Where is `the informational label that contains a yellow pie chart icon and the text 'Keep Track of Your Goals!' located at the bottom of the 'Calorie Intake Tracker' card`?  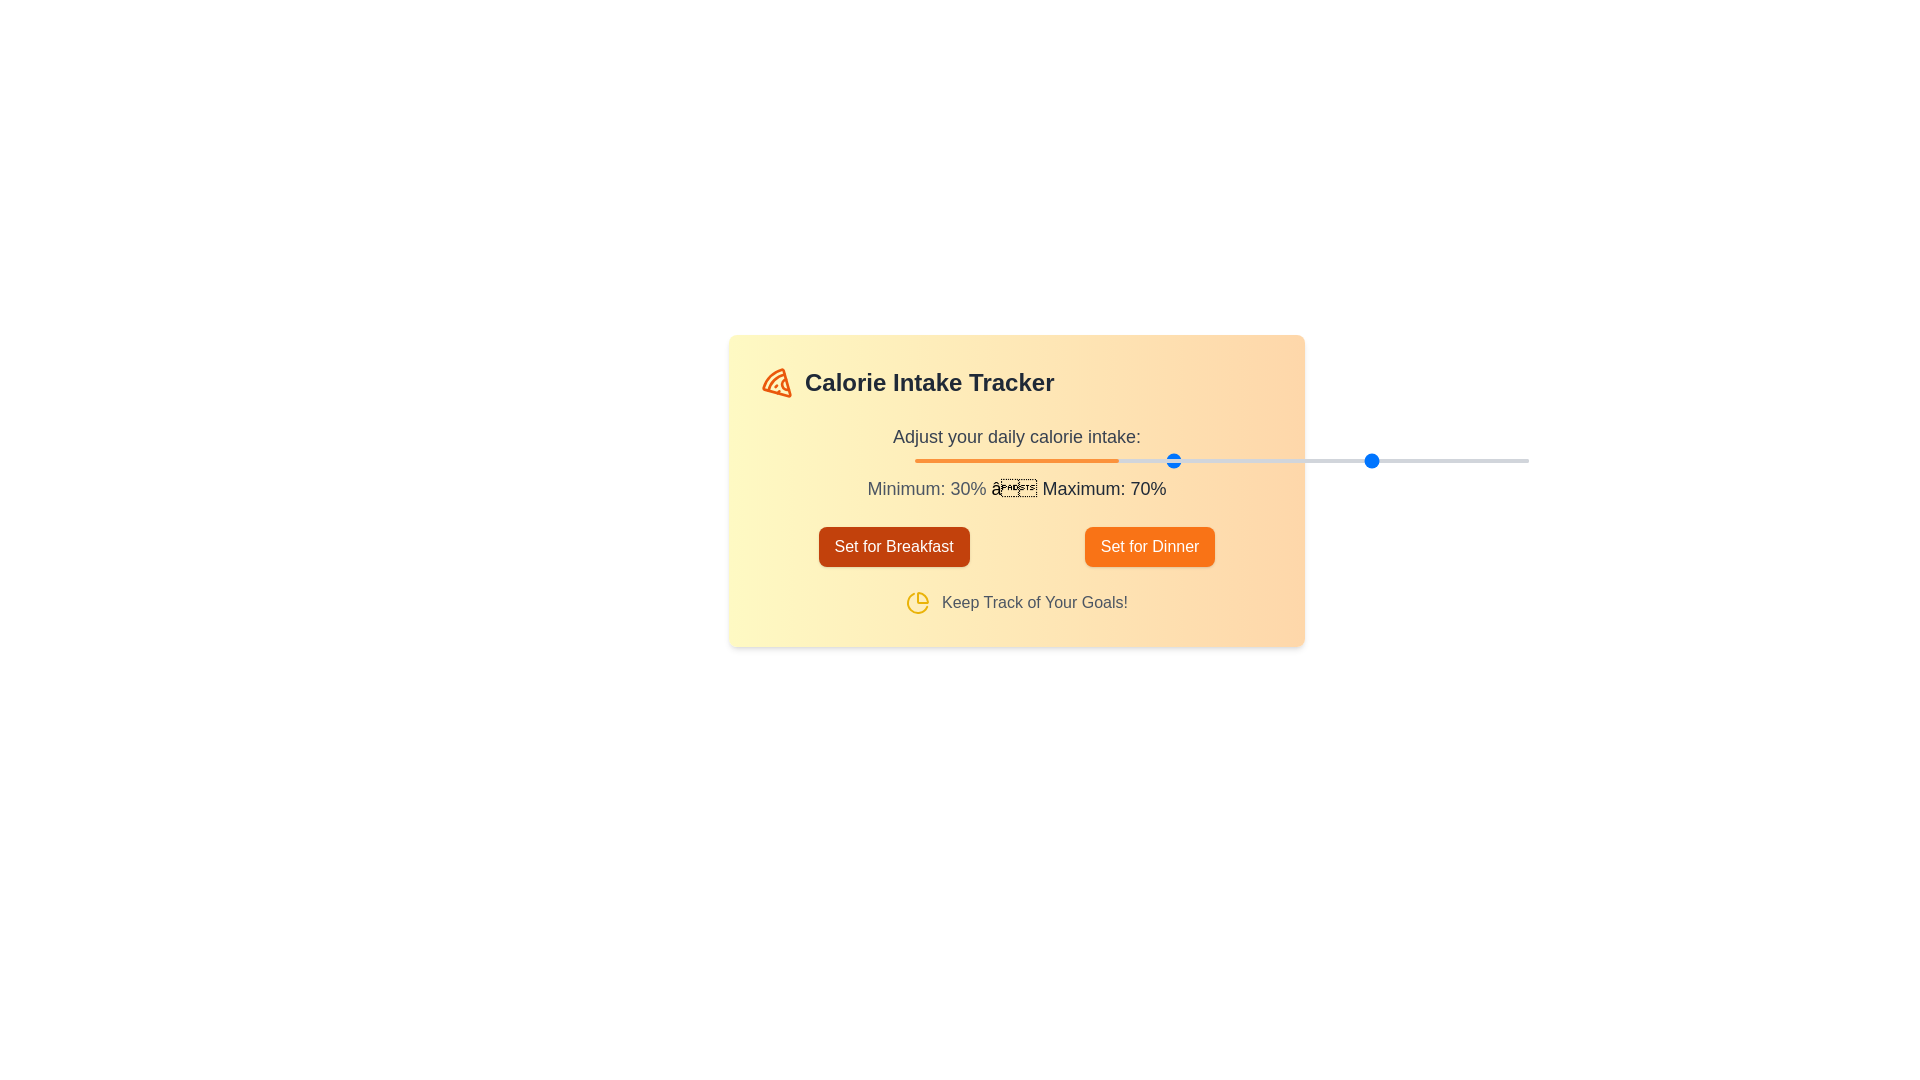 the informational label that contains a yellow pie chart icon and the text 'Keep Track of Your Goals!' located at the bottom of the 'Calorie Intake Tracker' card is located at coordinates (1017, 601).